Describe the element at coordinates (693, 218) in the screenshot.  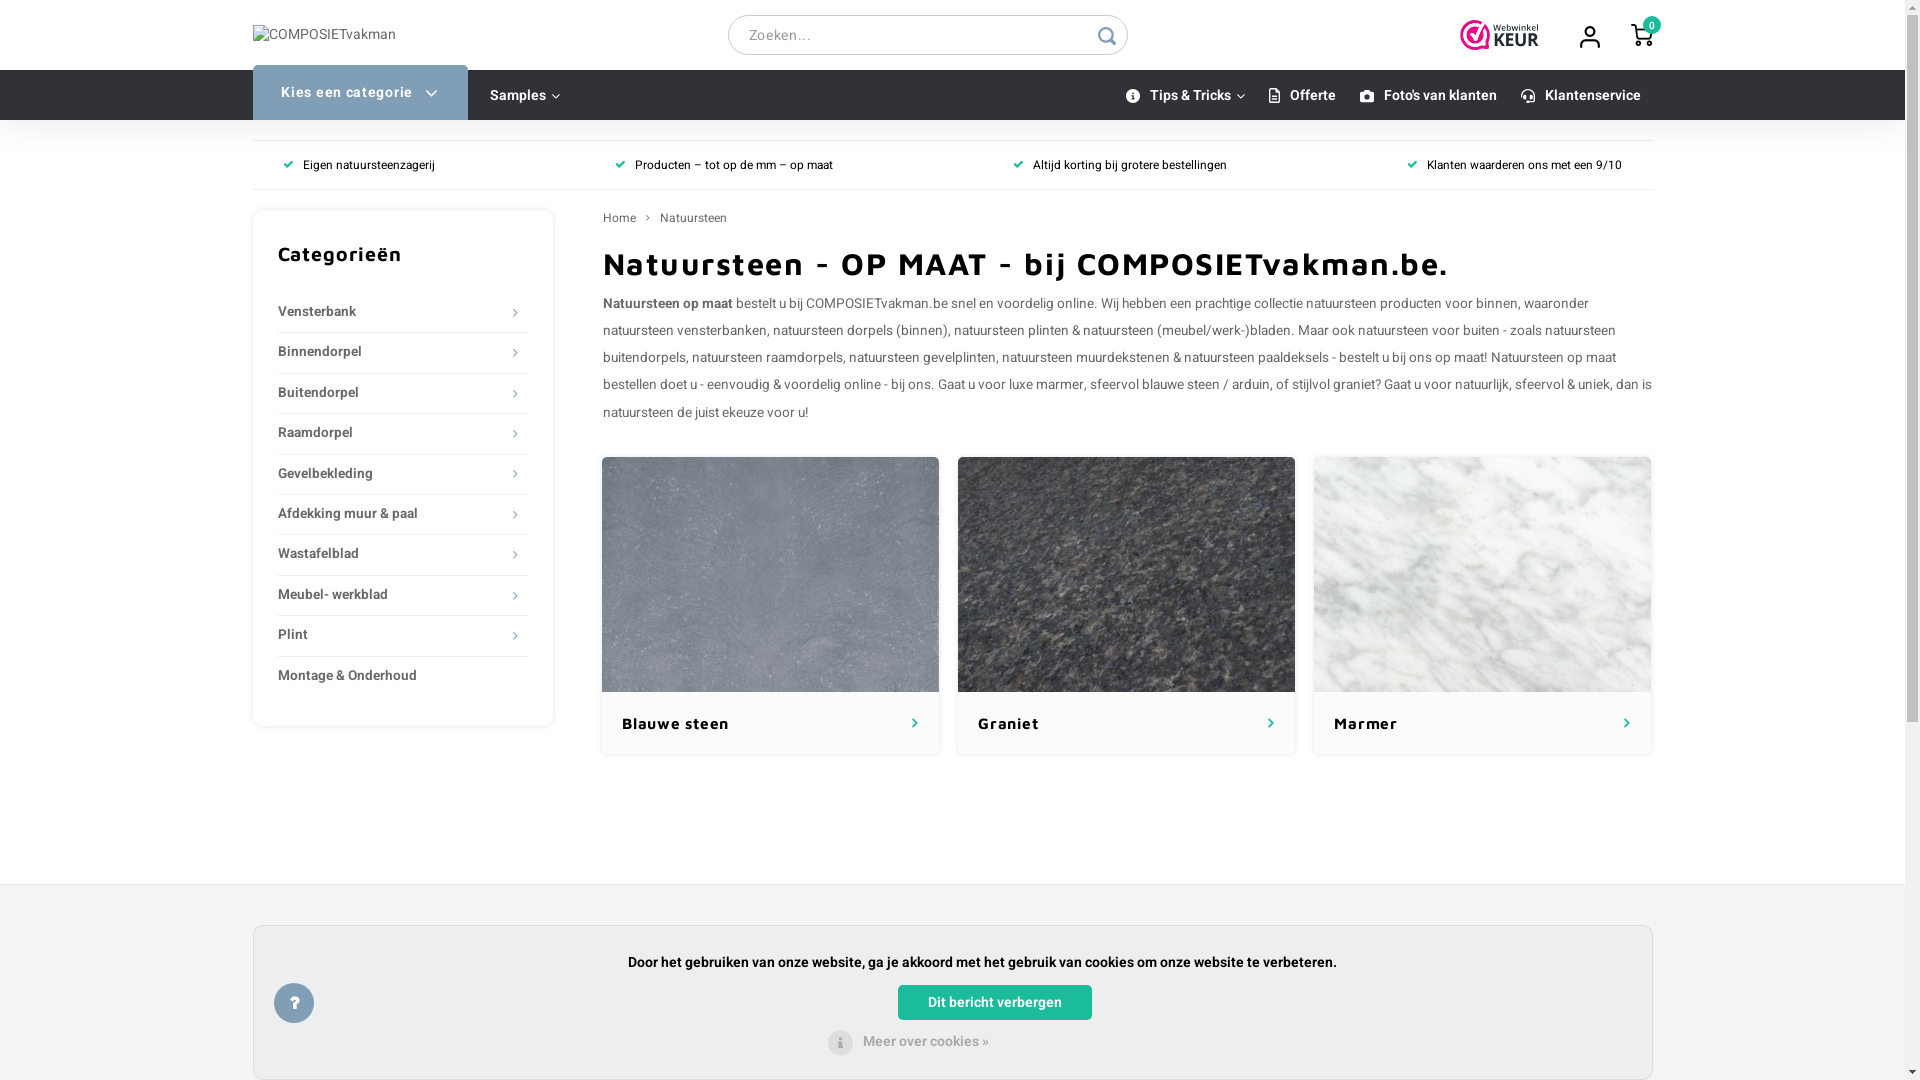
I see `'Natuursteen'` at that location.